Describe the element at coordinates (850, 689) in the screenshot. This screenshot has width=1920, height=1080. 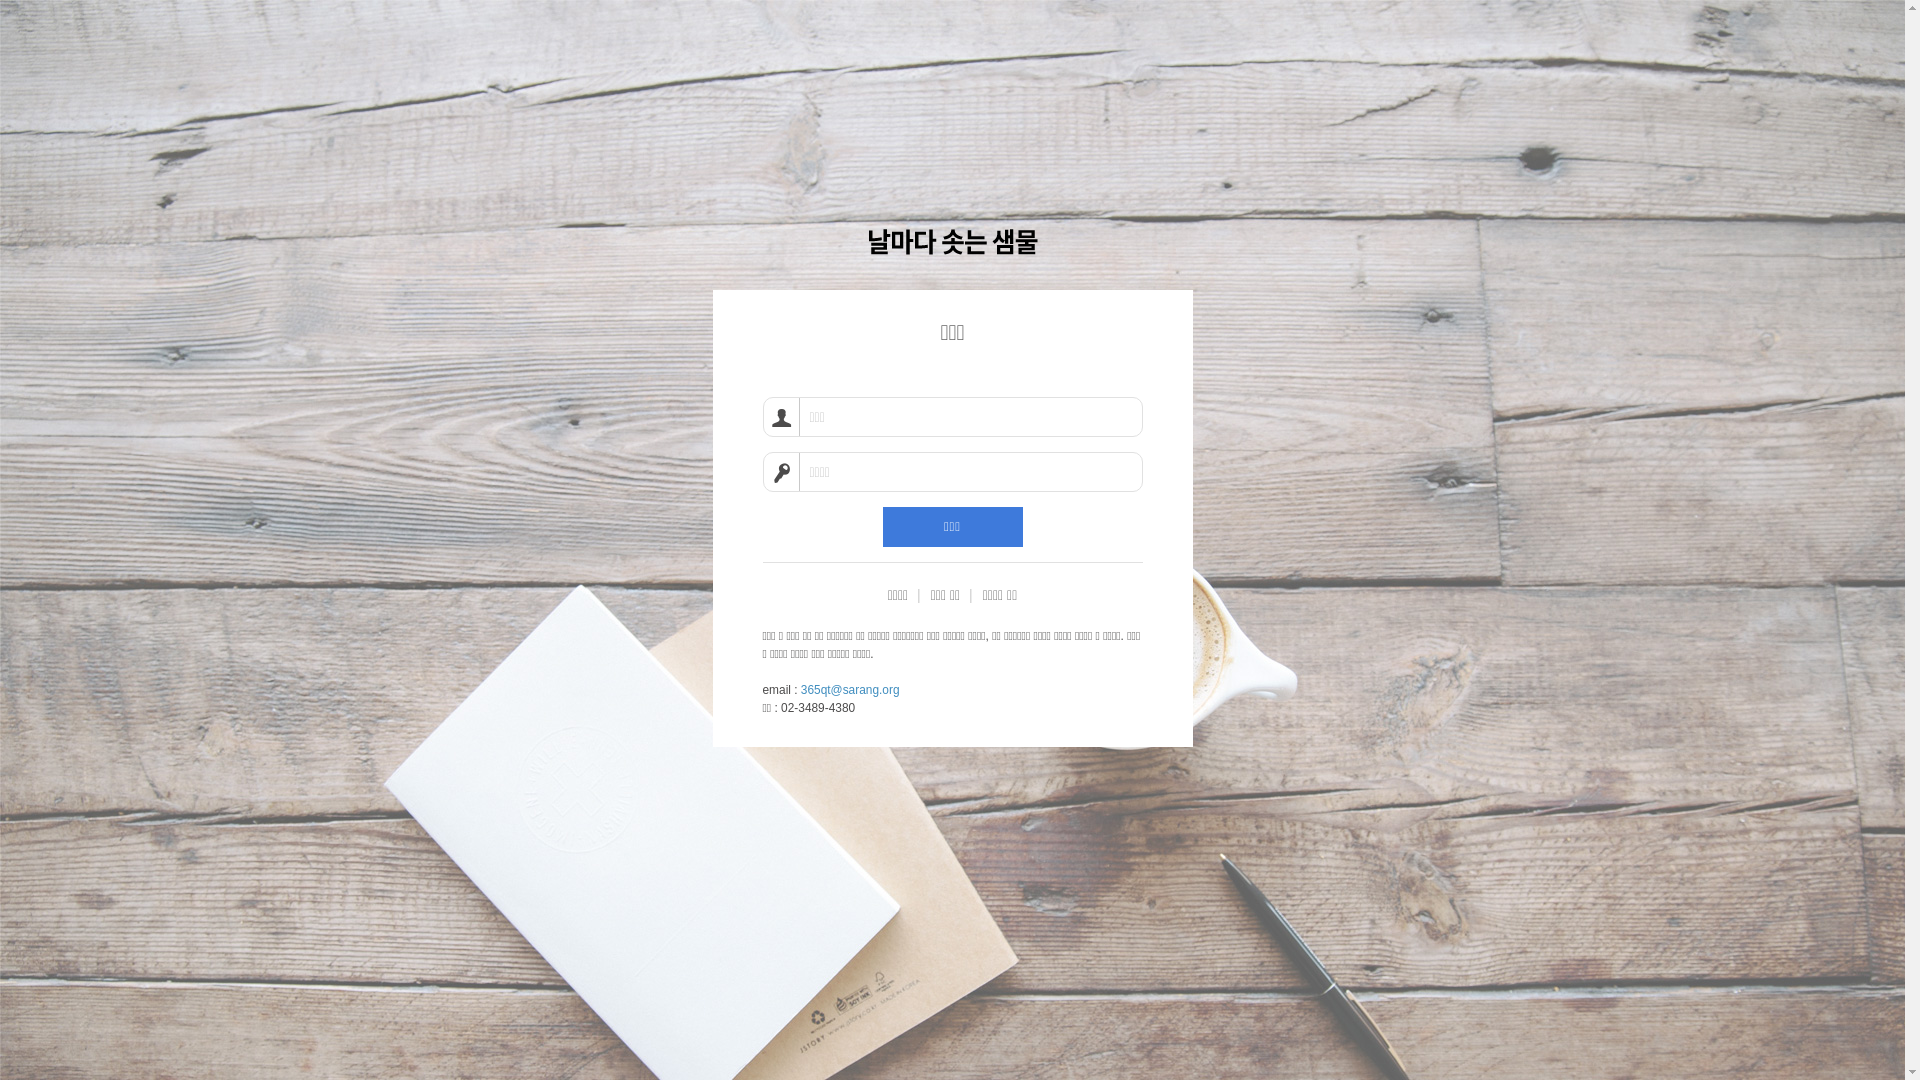
I see `'365qt@sarang.org'` at that location.